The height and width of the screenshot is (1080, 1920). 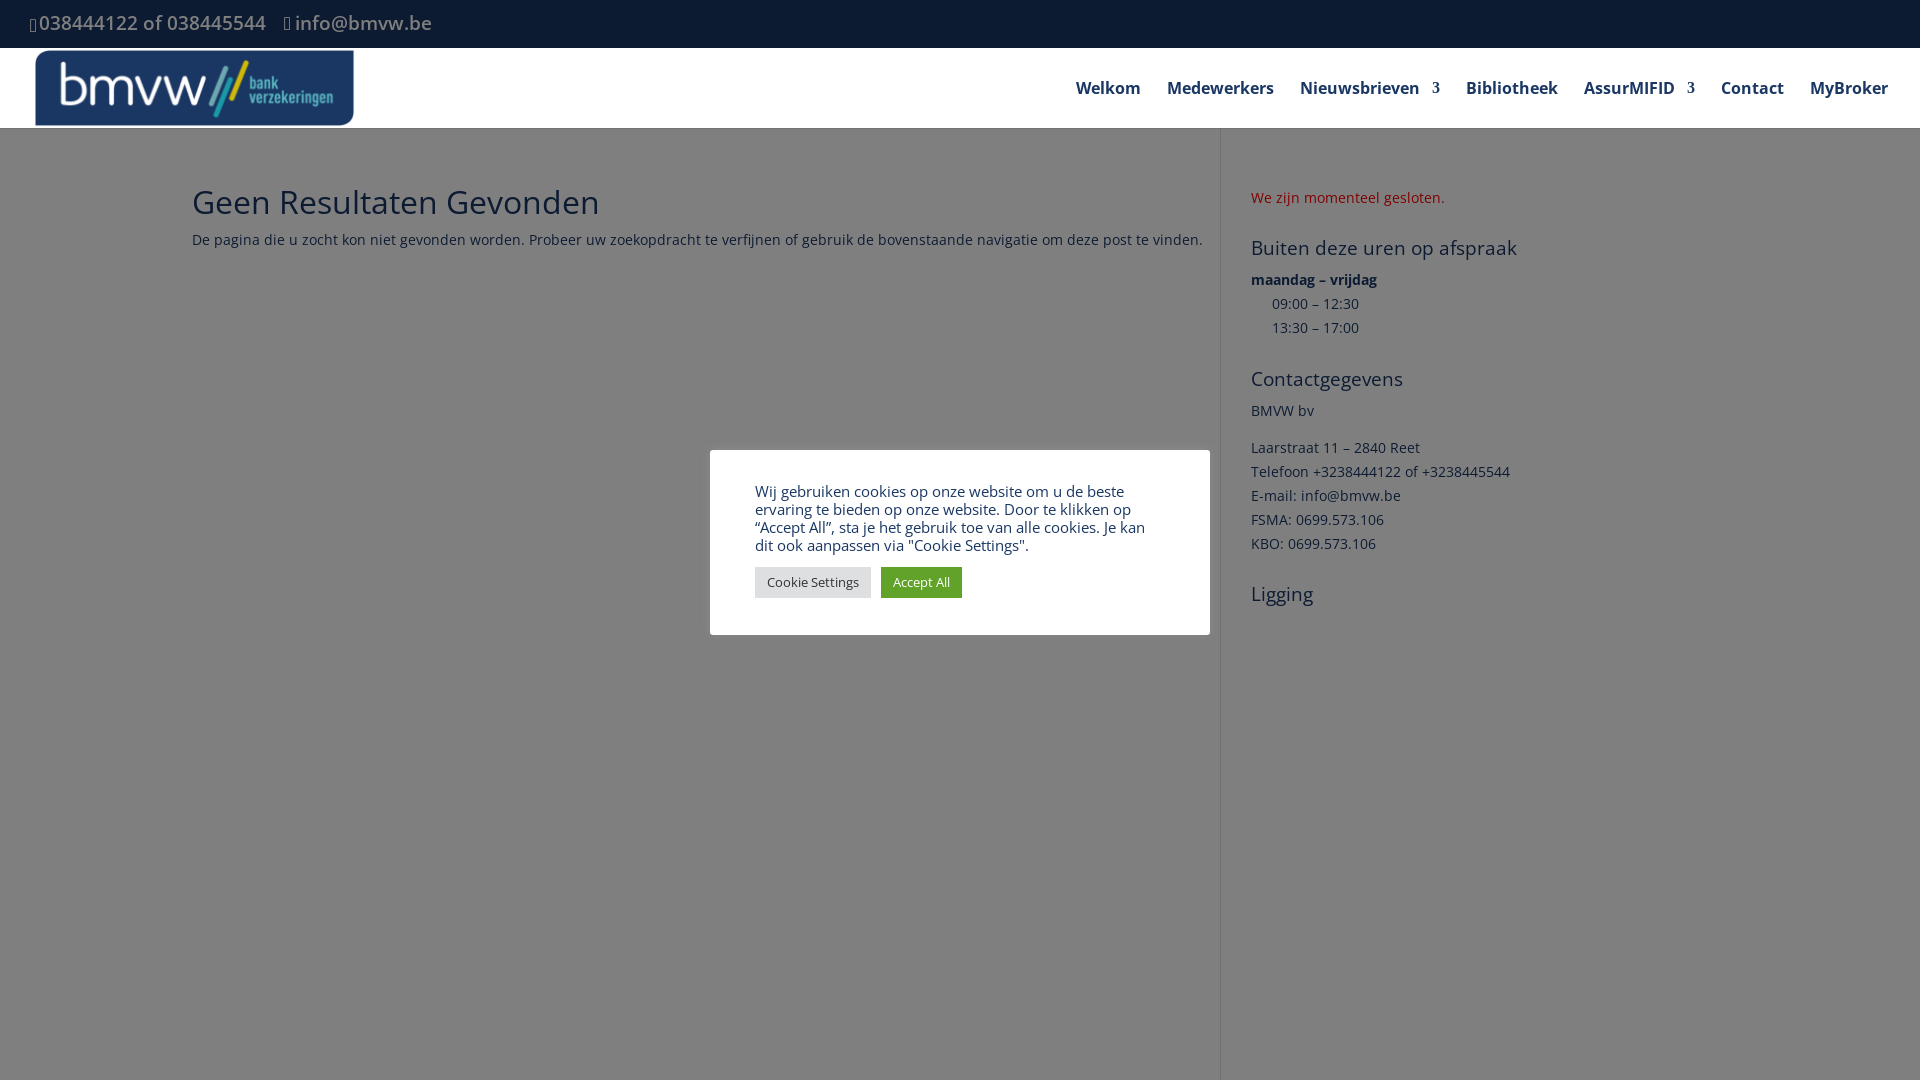 I want to click on 'Bibliotheek', so click(x=1512, y=103).